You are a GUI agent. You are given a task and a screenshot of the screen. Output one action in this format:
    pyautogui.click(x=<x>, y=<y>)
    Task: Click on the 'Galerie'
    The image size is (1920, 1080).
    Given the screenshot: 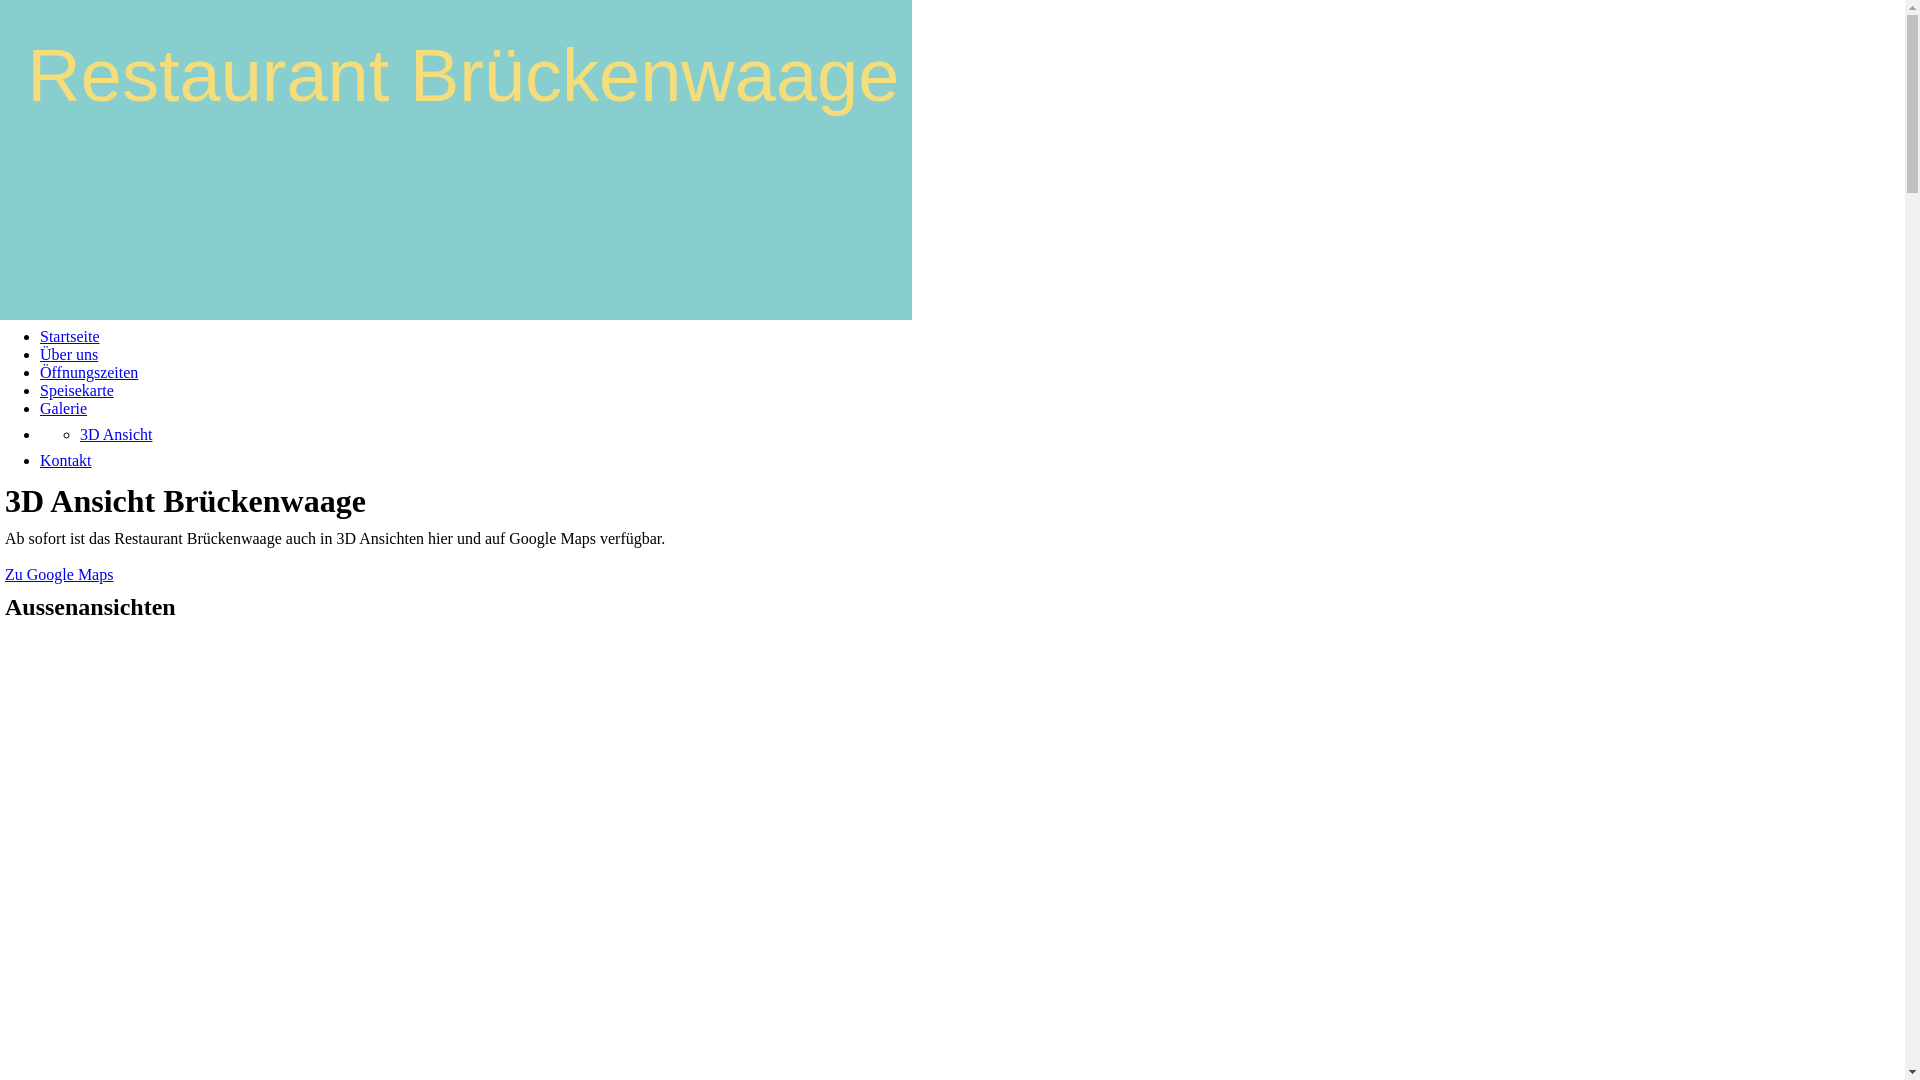 What is the action you would take?
    pyautogui.click(x=63, y=407)
    